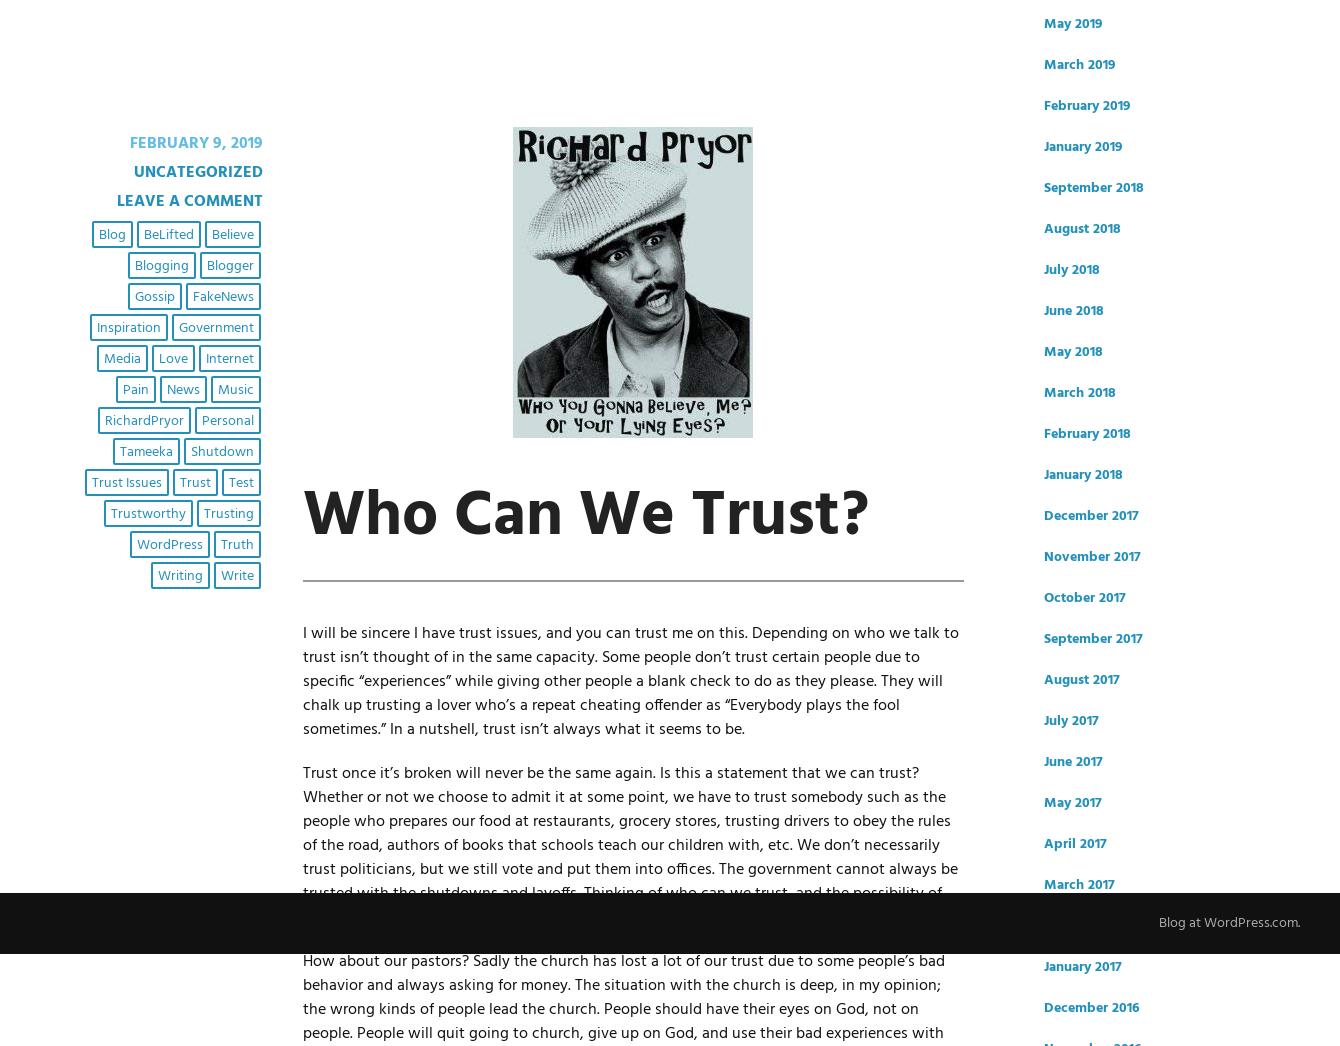 Image resolution: width=1340 pixels, height=1046 pixels. What do you see at coordinates (189, 450) in the screenshot?
I see `'Shutdown'` at bounding box center [189, 450].